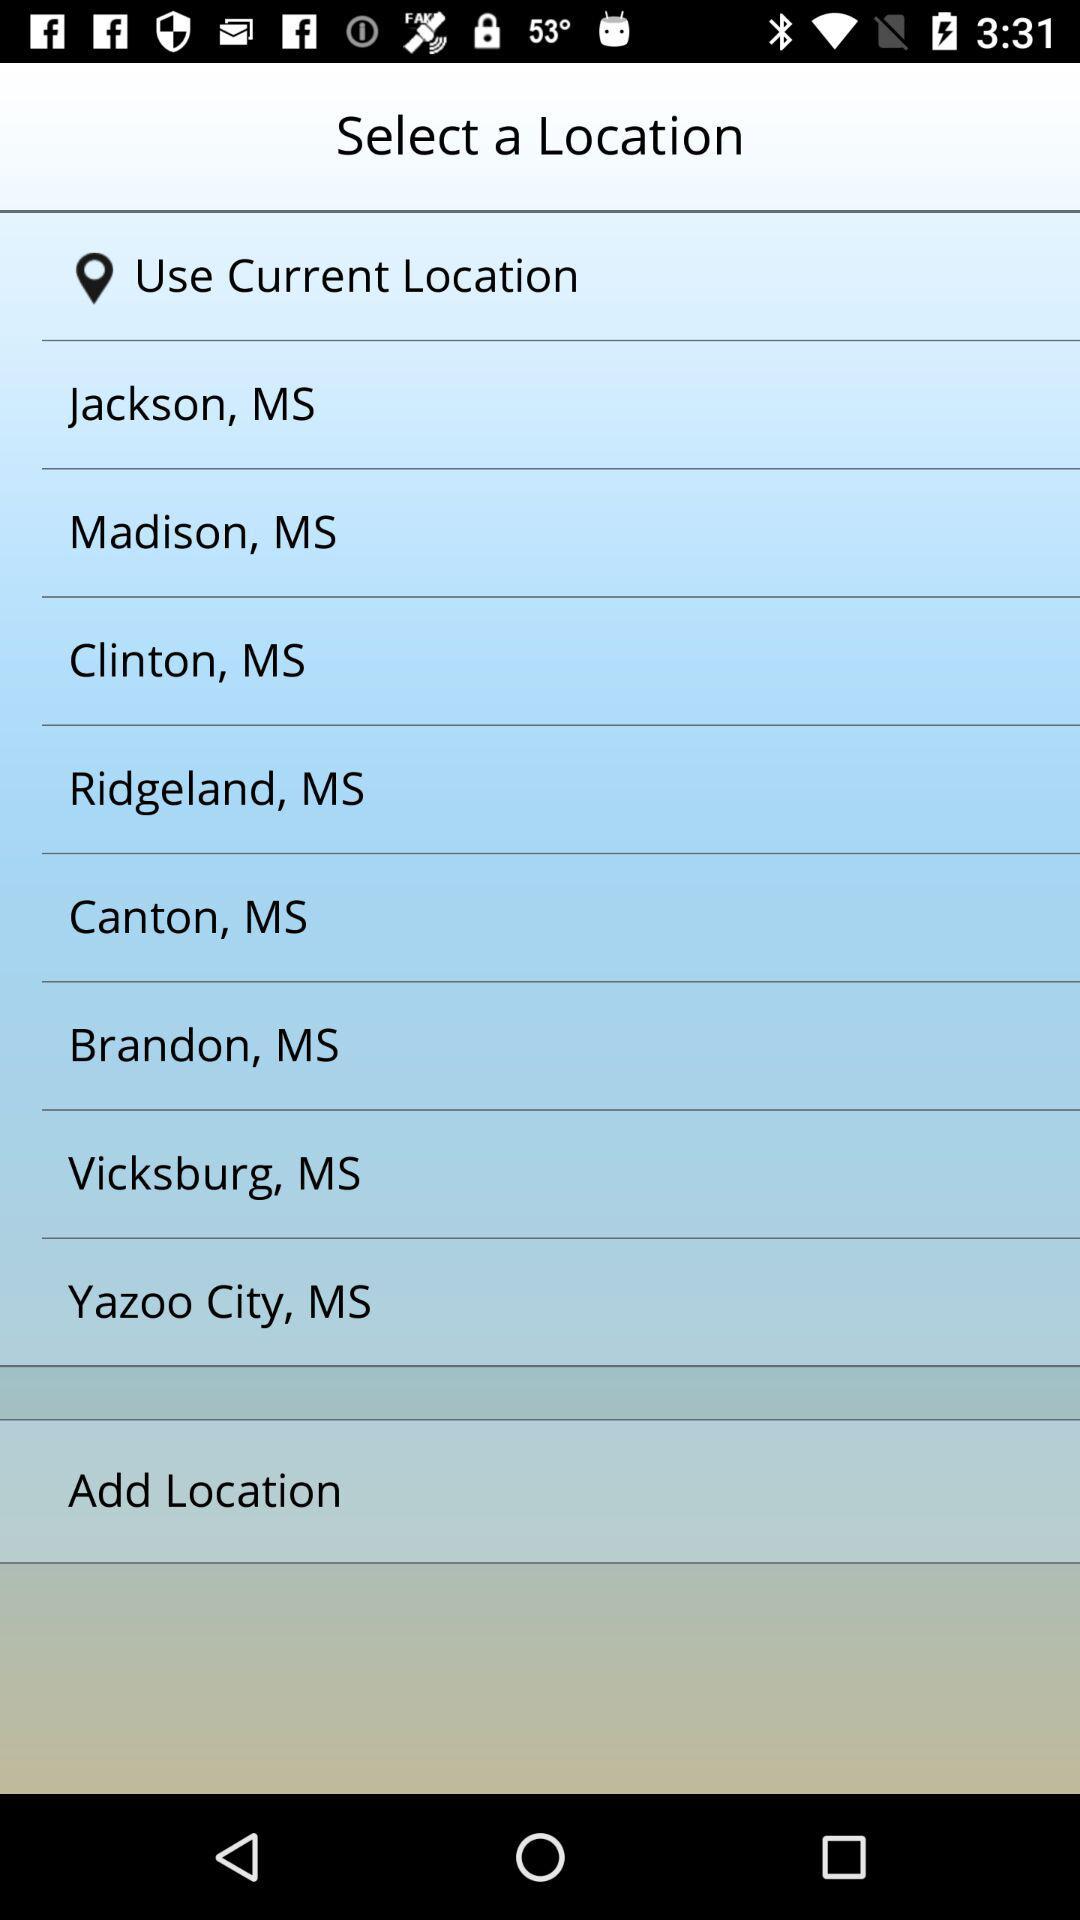 This screenshot has height=1920, width=1080. Describe the element at coordinates (514, 661) in the screenshot. I see `the button clintonms on the web page` at that location.